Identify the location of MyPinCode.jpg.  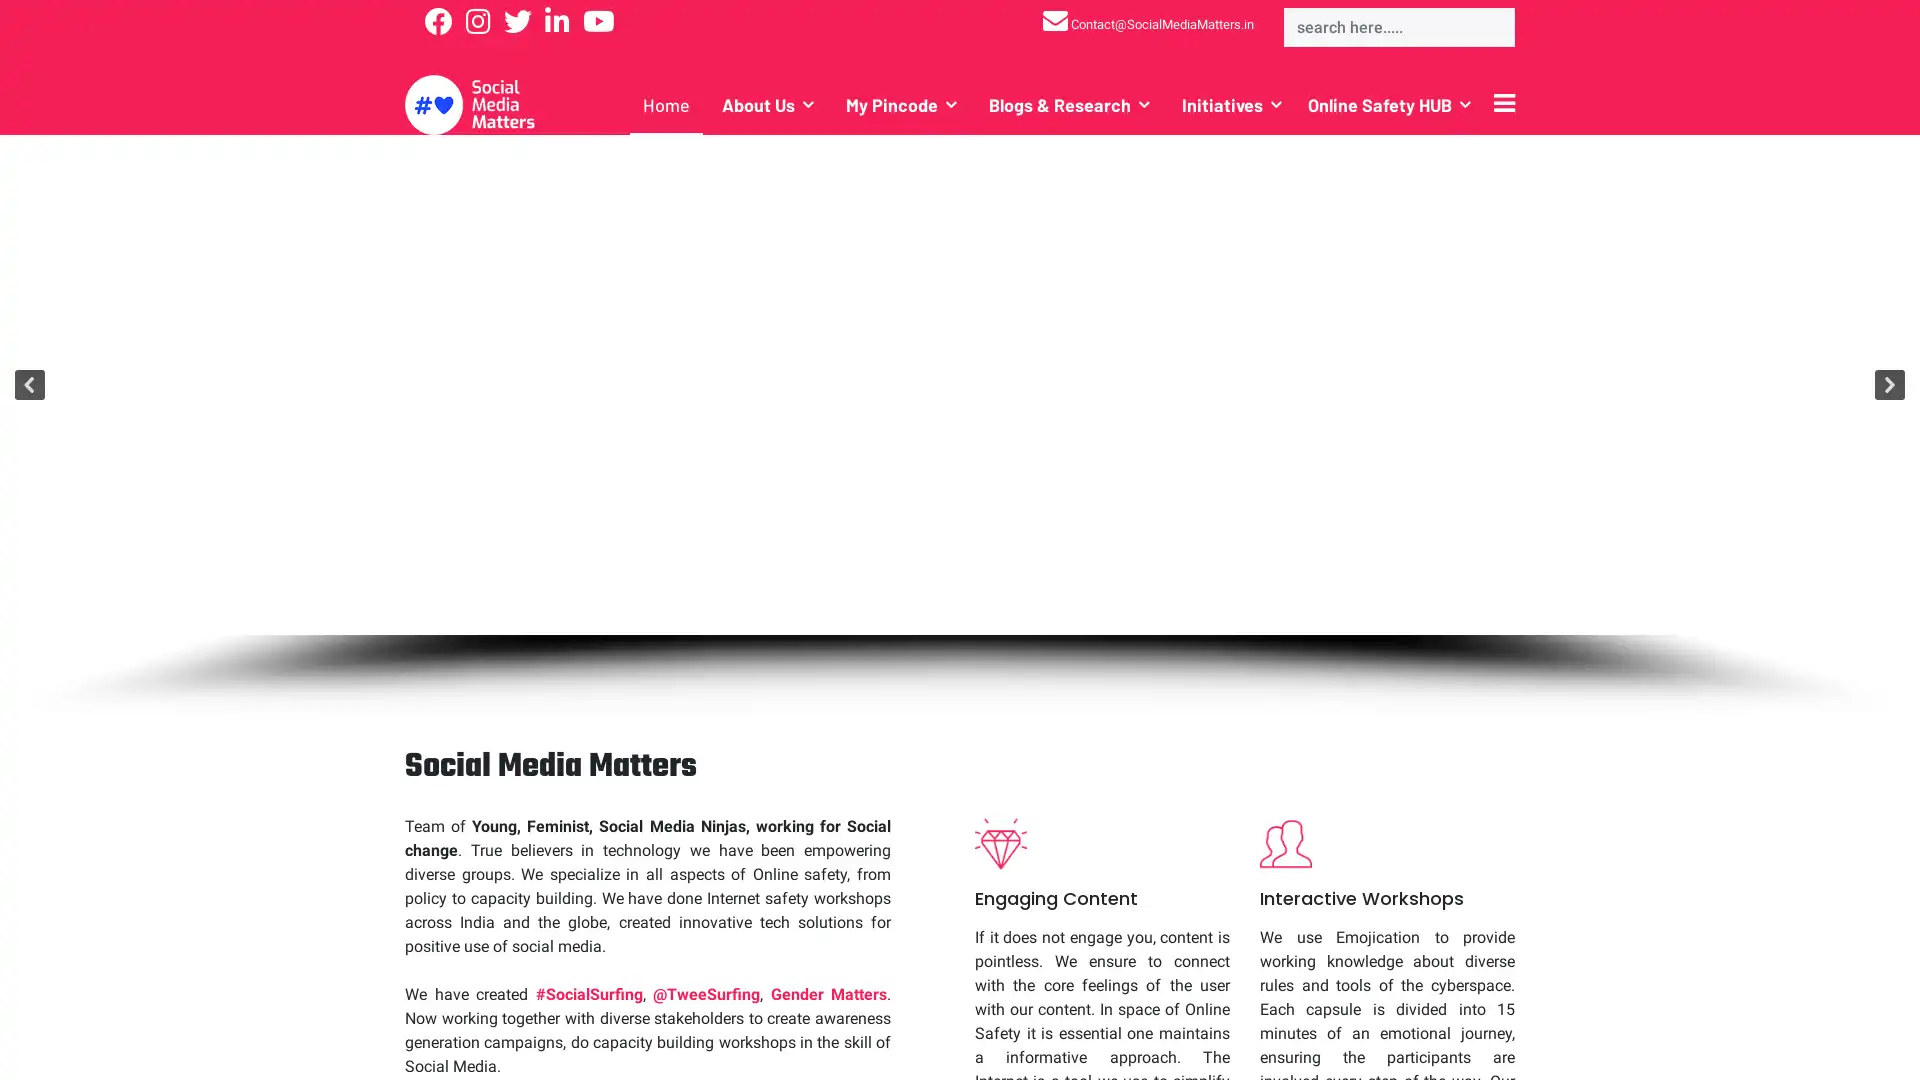
(1093, 615).